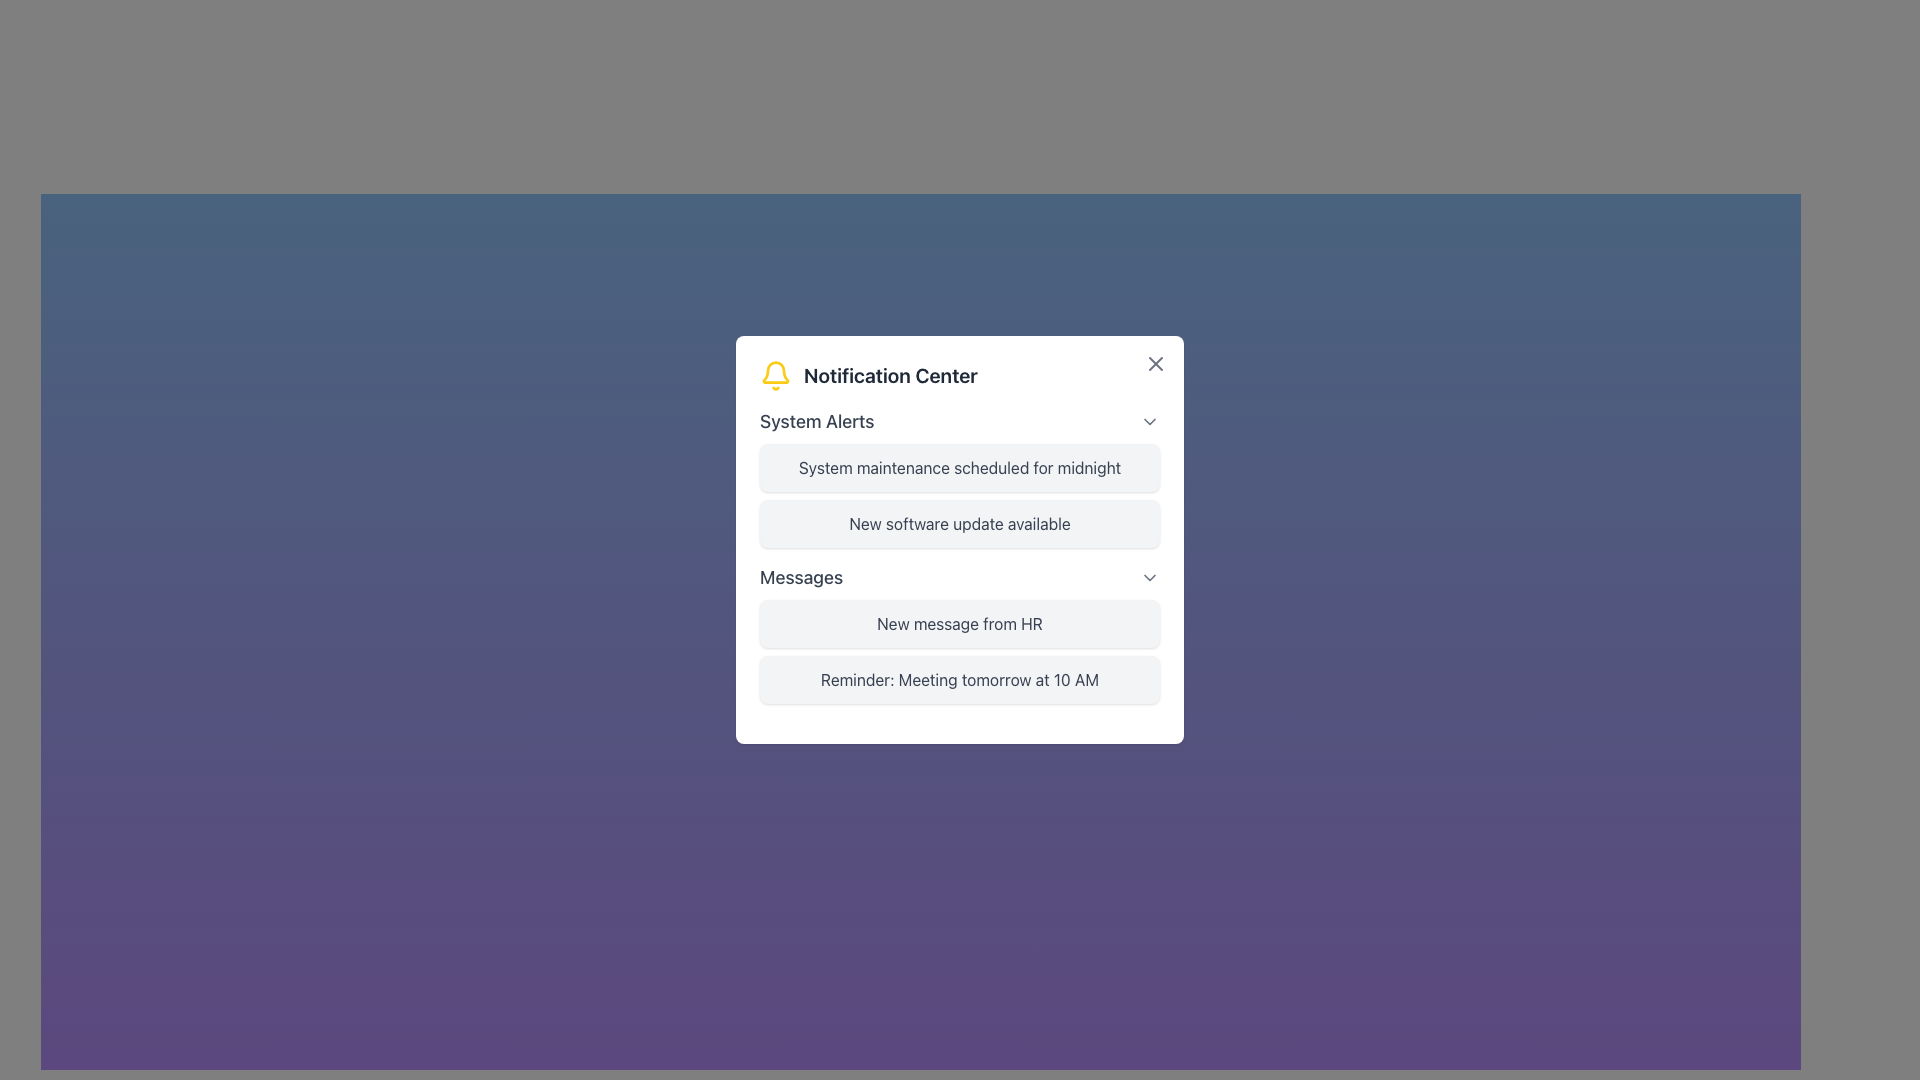 Image resolution: width=1920 pixels, height=1080 pixels. I want to click on the Dropdown Toggle Button at the top-right corner of the 'System Alerts' section in the 'Notification Center', so click(1150, 420).